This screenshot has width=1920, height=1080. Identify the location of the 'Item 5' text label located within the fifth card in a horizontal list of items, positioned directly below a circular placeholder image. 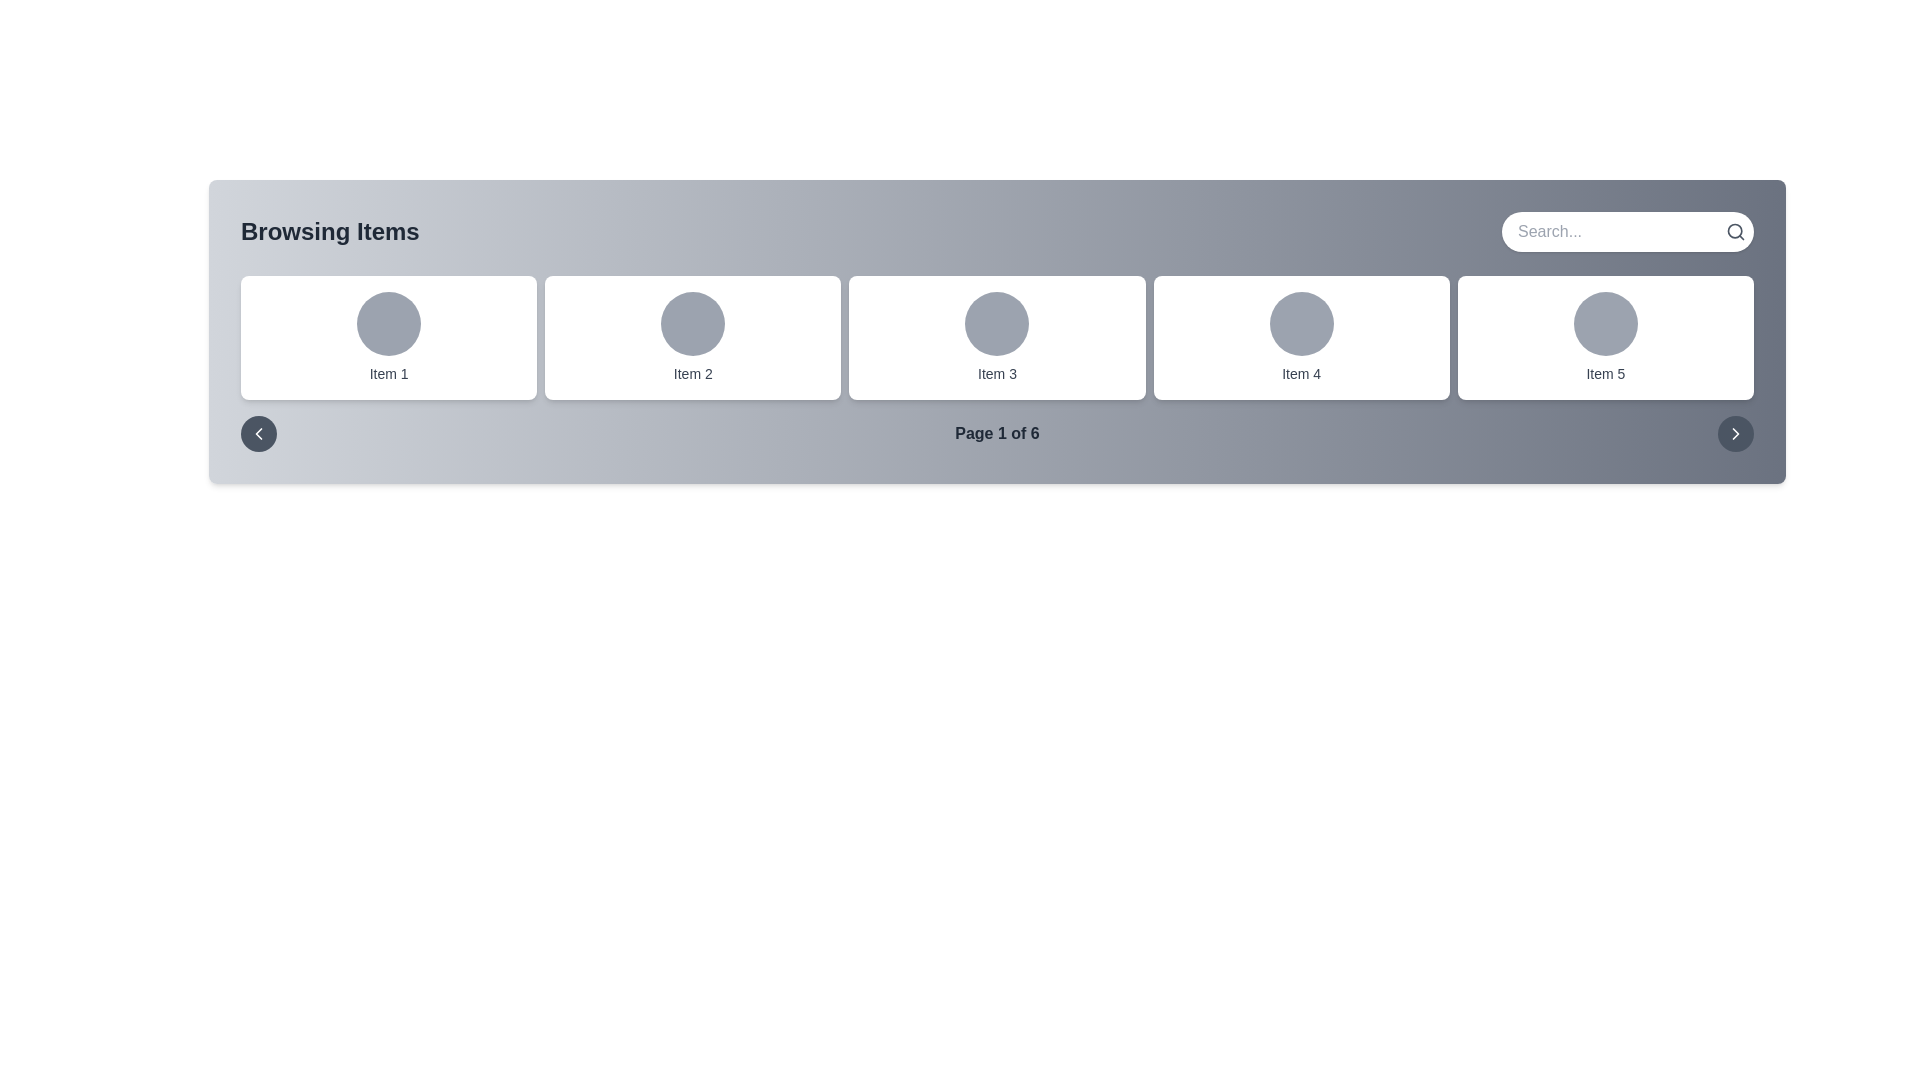
(1605, 374).